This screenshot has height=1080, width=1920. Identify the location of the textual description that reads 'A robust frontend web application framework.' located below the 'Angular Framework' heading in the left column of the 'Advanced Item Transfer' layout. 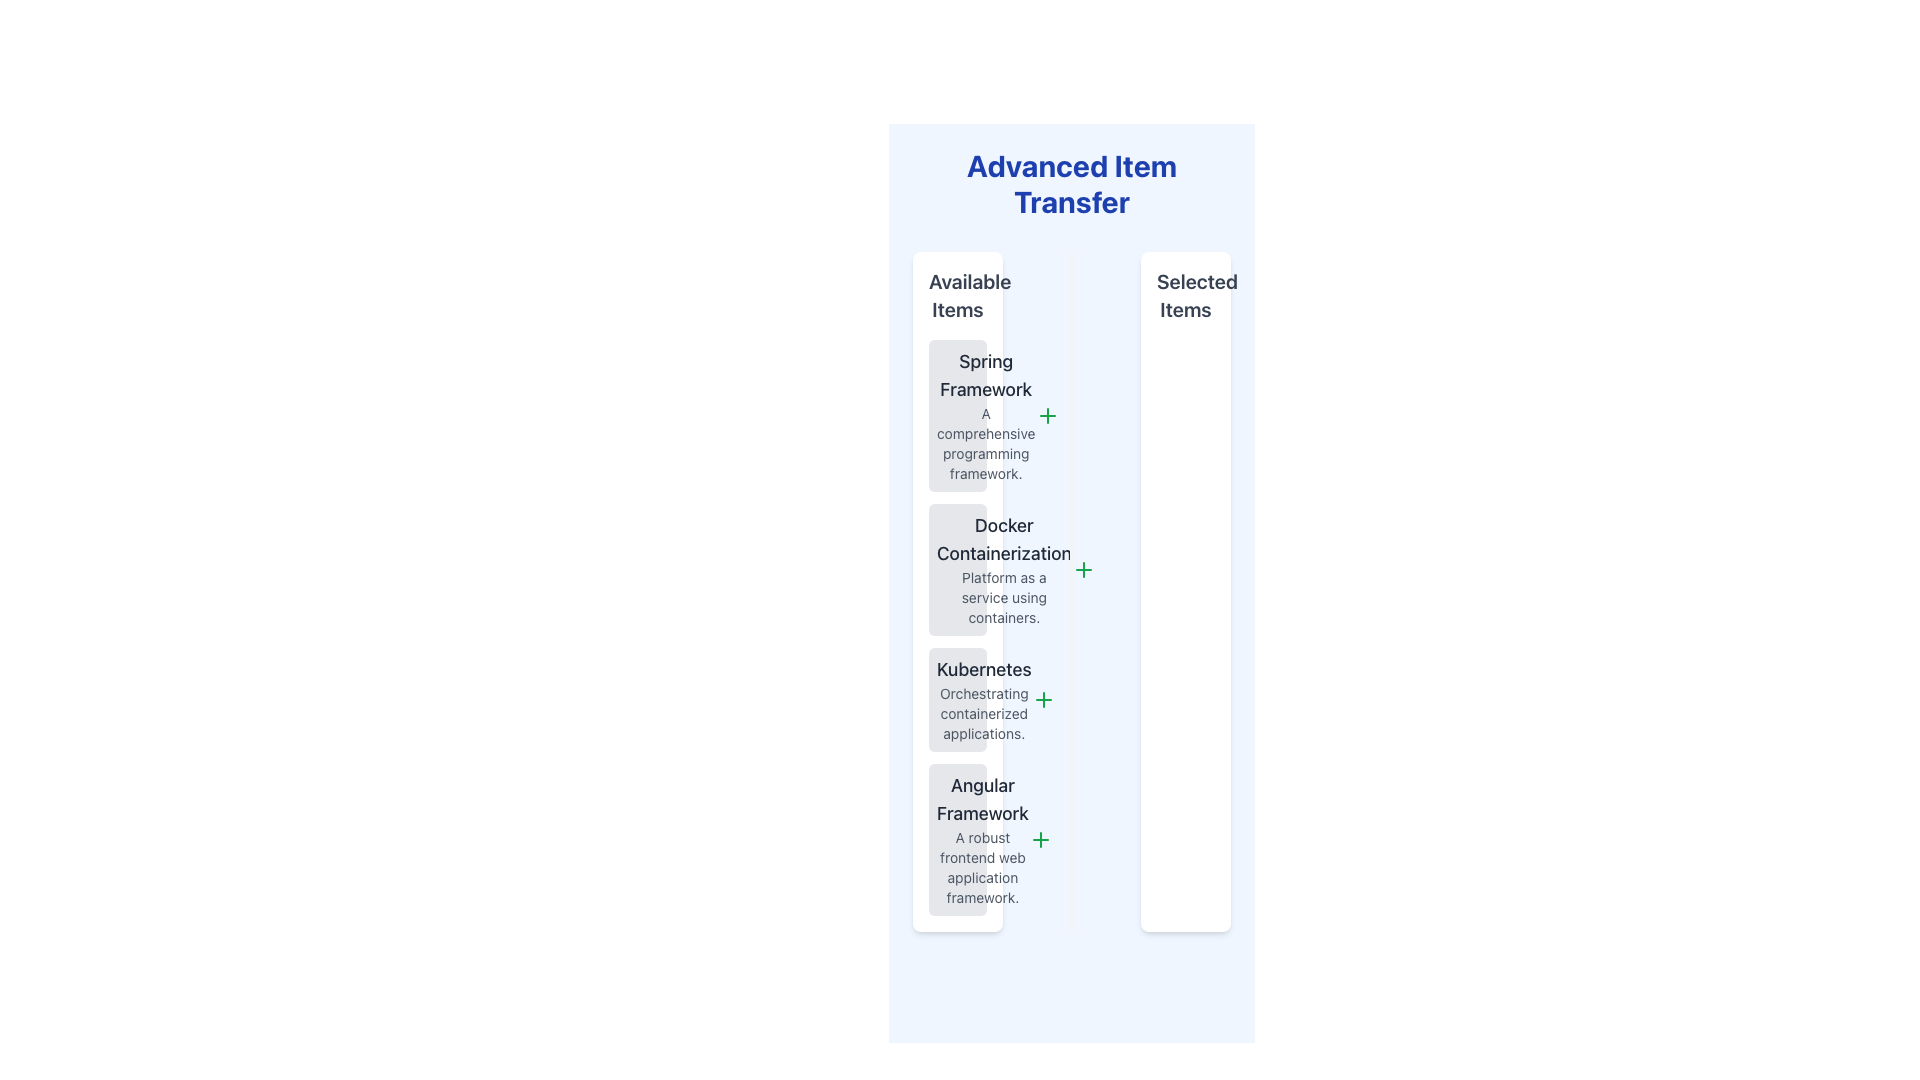
(983, 866).